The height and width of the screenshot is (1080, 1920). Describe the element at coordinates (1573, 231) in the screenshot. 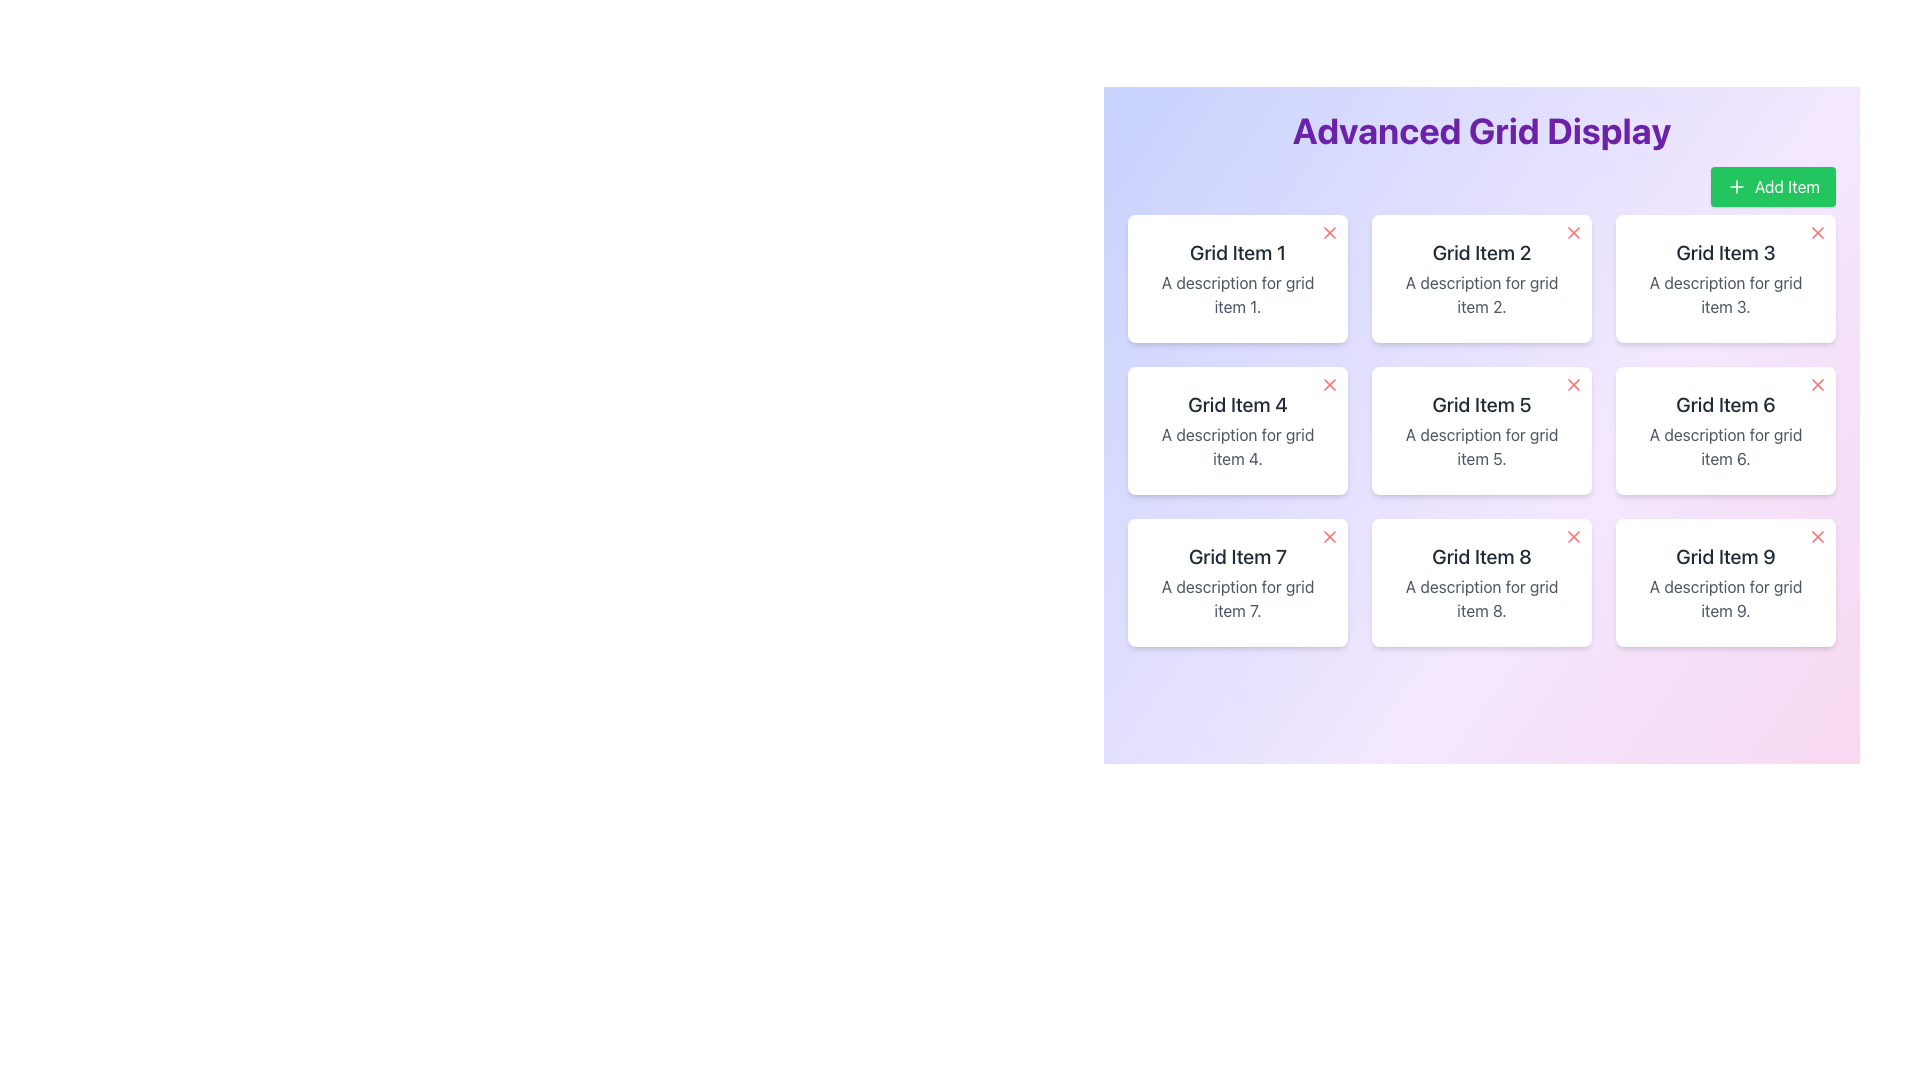

I see `the close or delete button located in the top-right corner of the panel labeled 'Grid Item 2'` at that location.